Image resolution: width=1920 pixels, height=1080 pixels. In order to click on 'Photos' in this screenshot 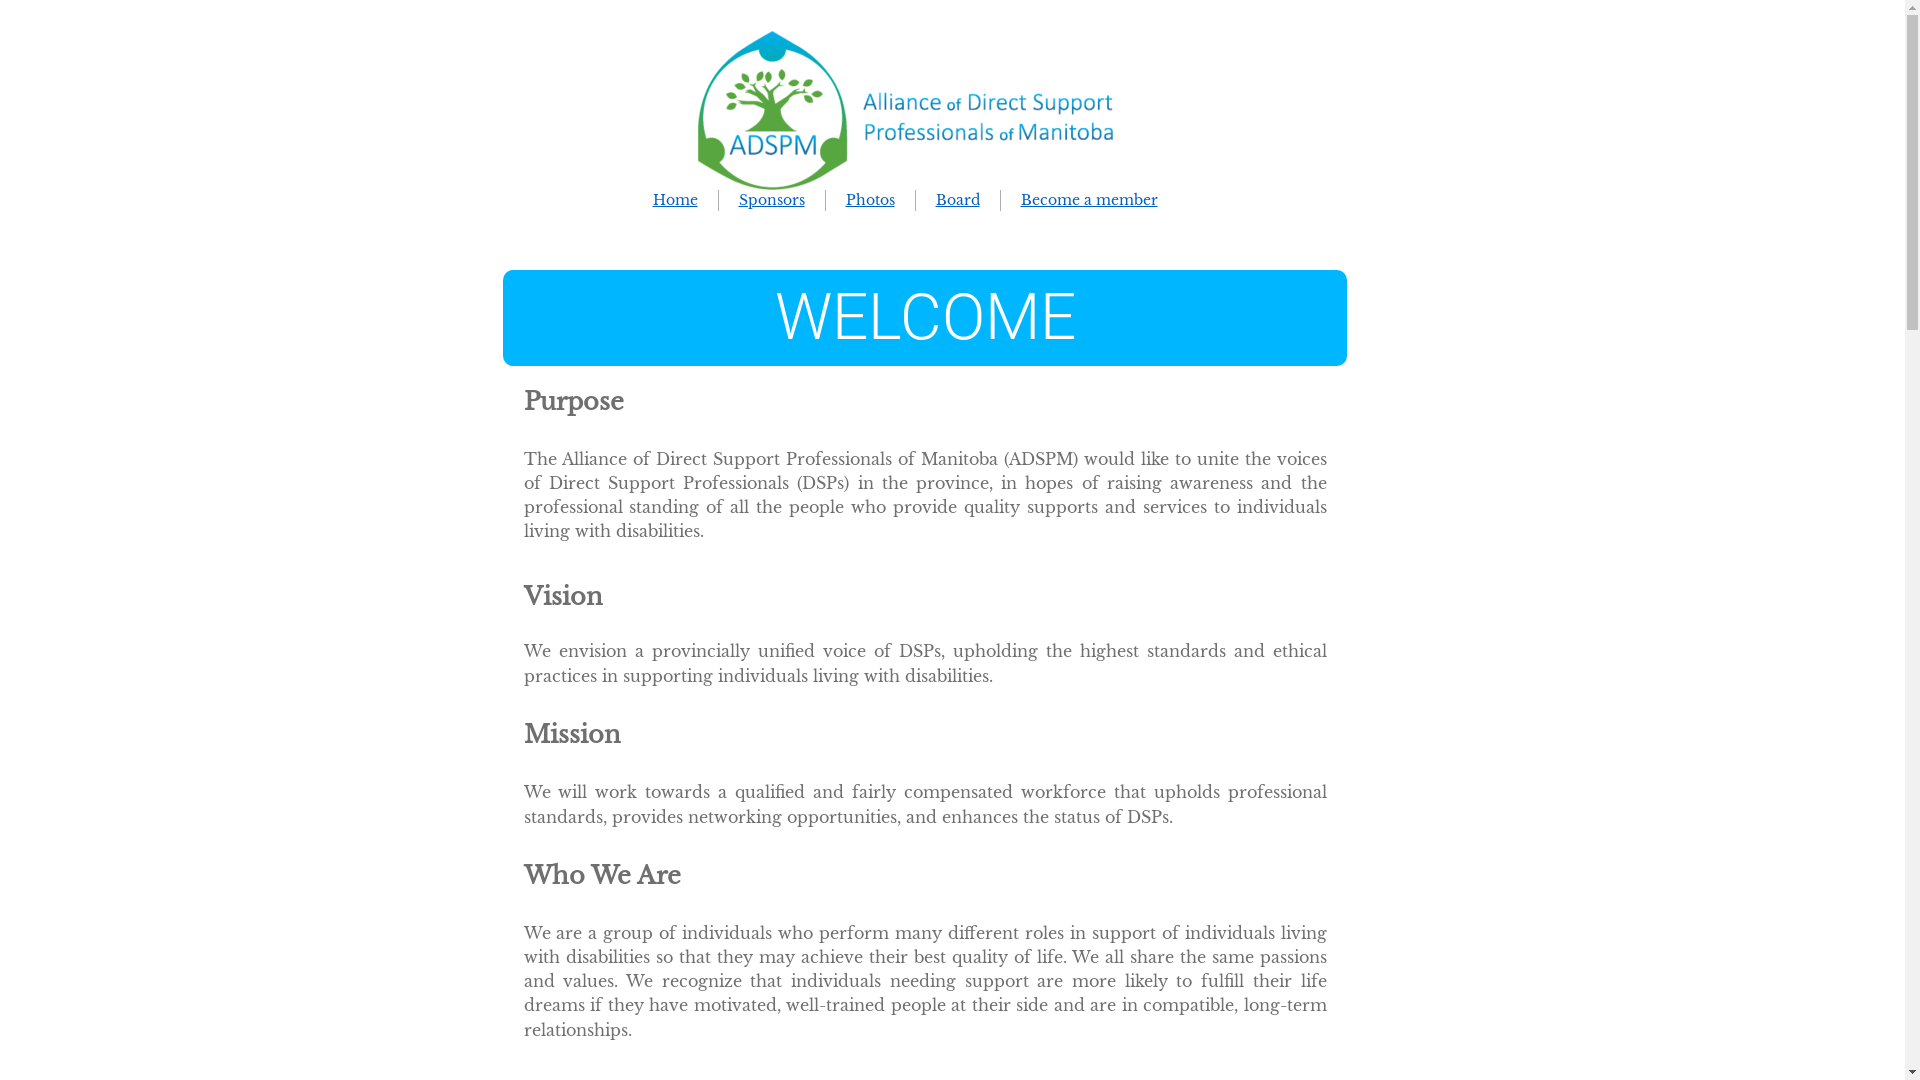, I will do `click(870, 200)`.